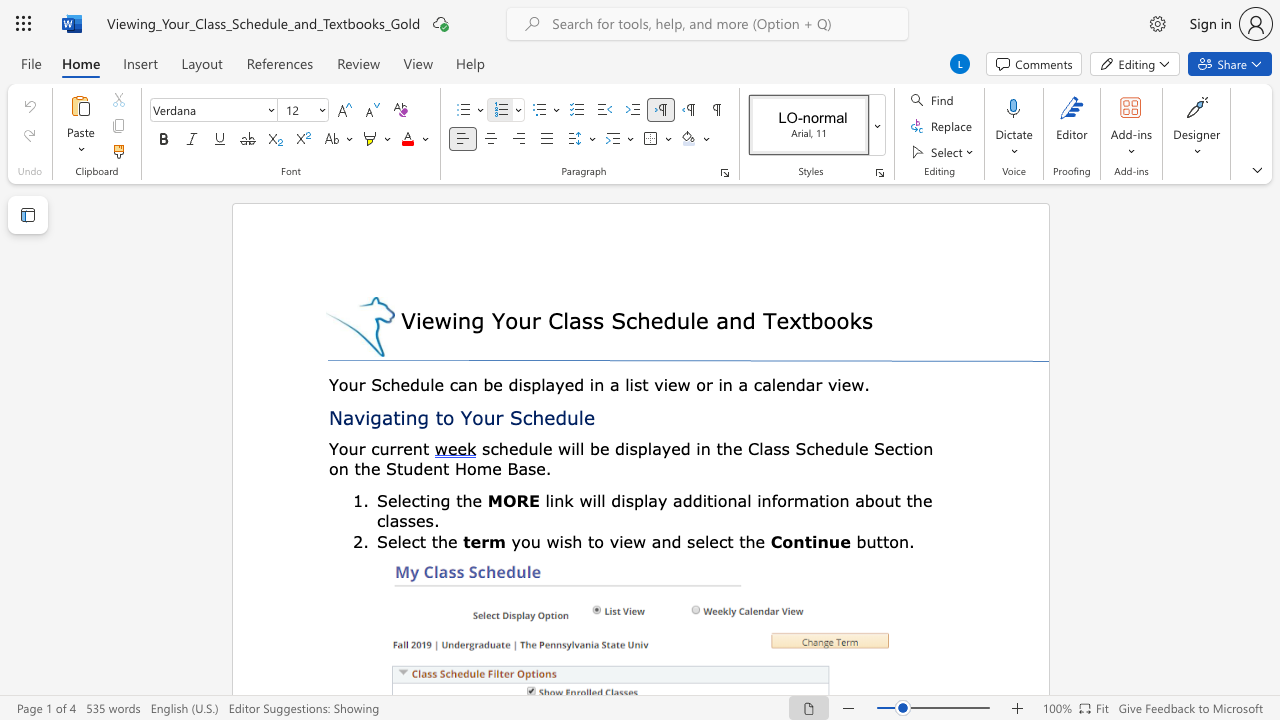 The image size is (1280, 720). Describe the element at coordinates (707, 541) in the screenshot. I see `the 1th character "l" in the text` at that location.